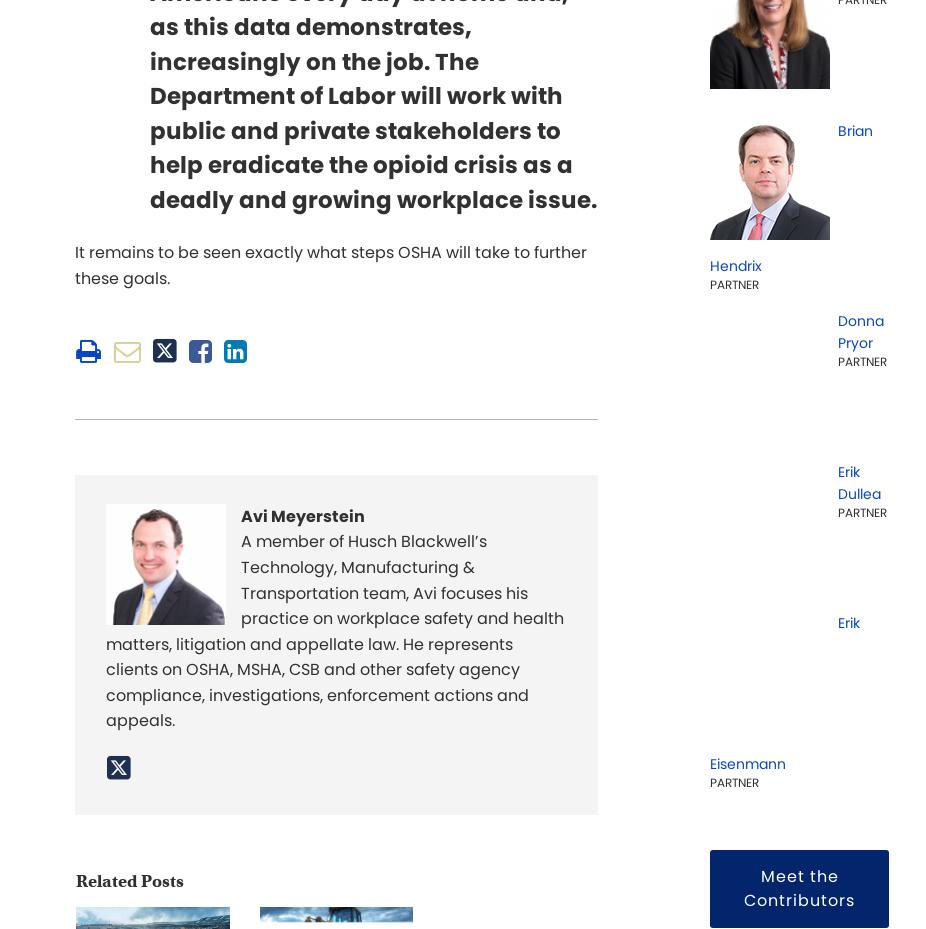 This screenshot has width=926, height=929. What do you see at coordinates (860, 331) in the screenshot?
I see `'Donna Pryor'` at bounding box center [860, 331].